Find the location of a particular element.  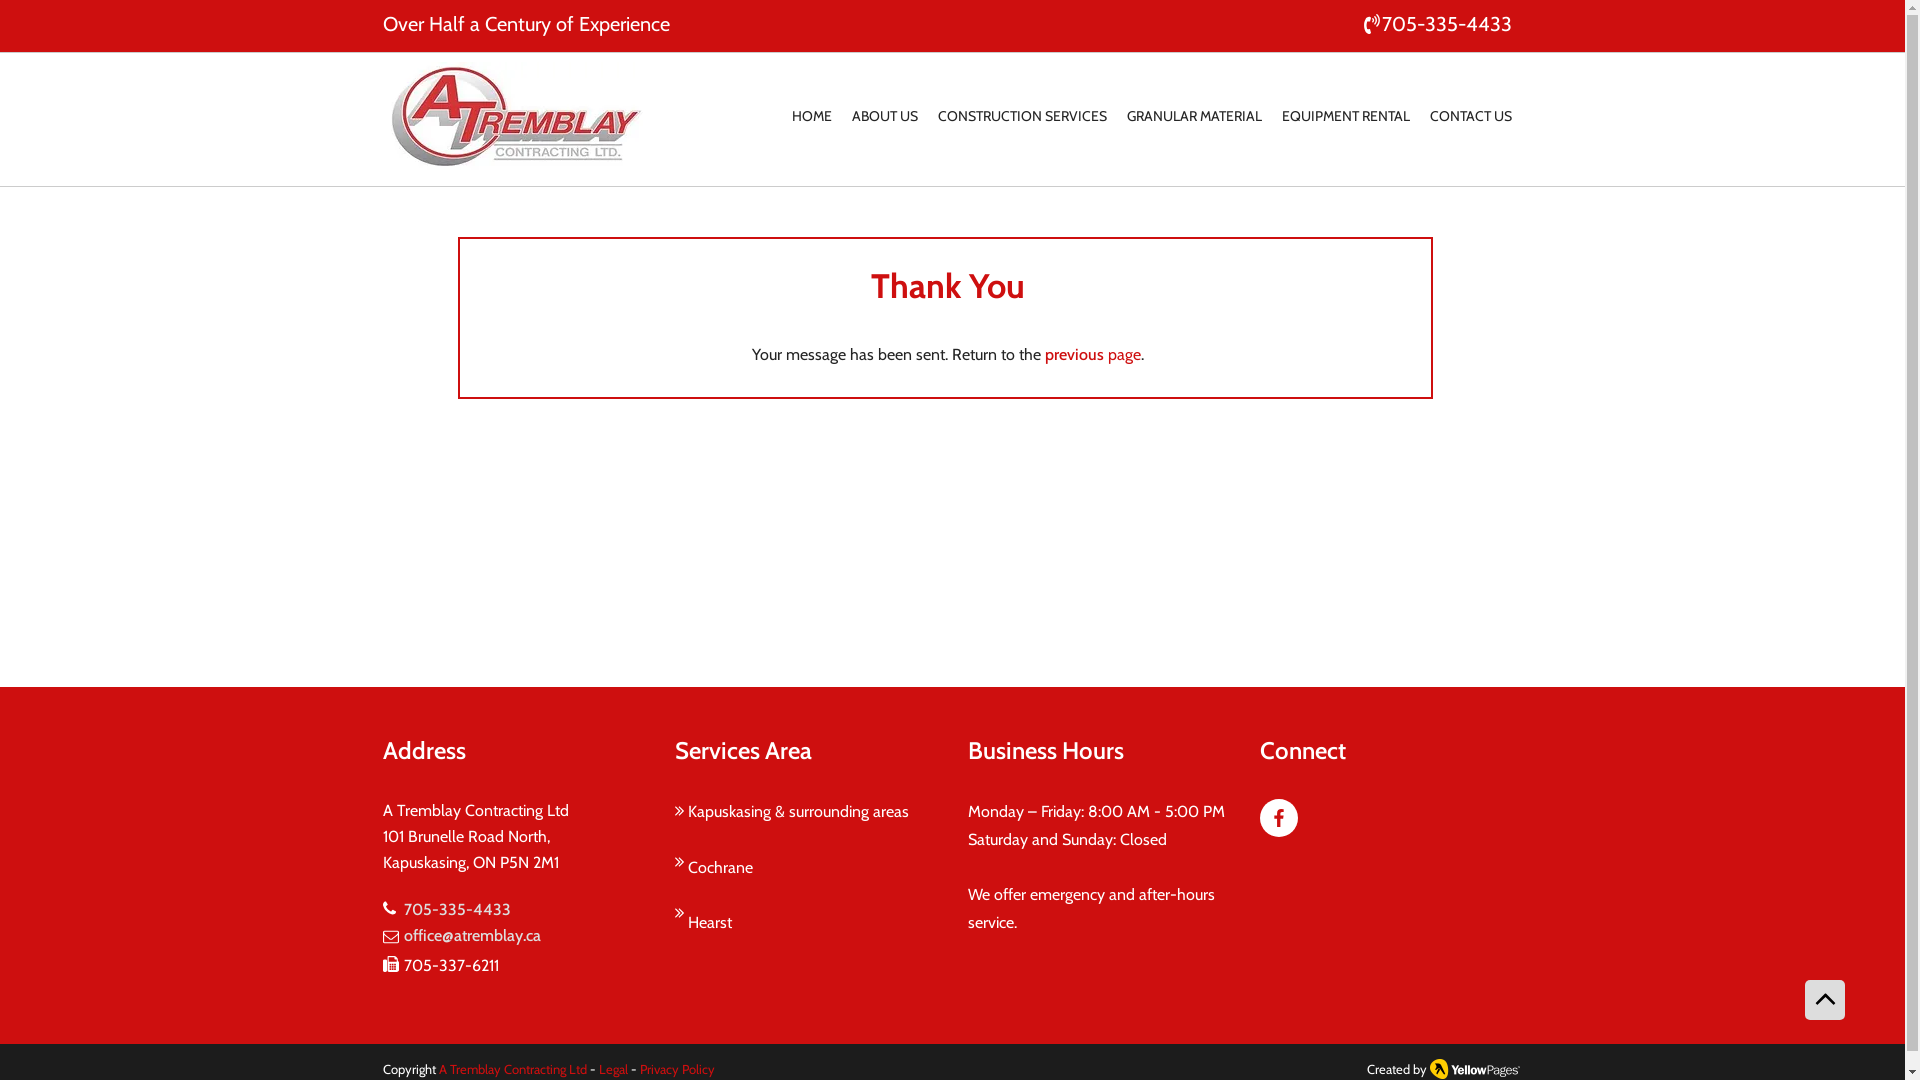

'office@atremblay.ca' is located at coordinates (471, 935).